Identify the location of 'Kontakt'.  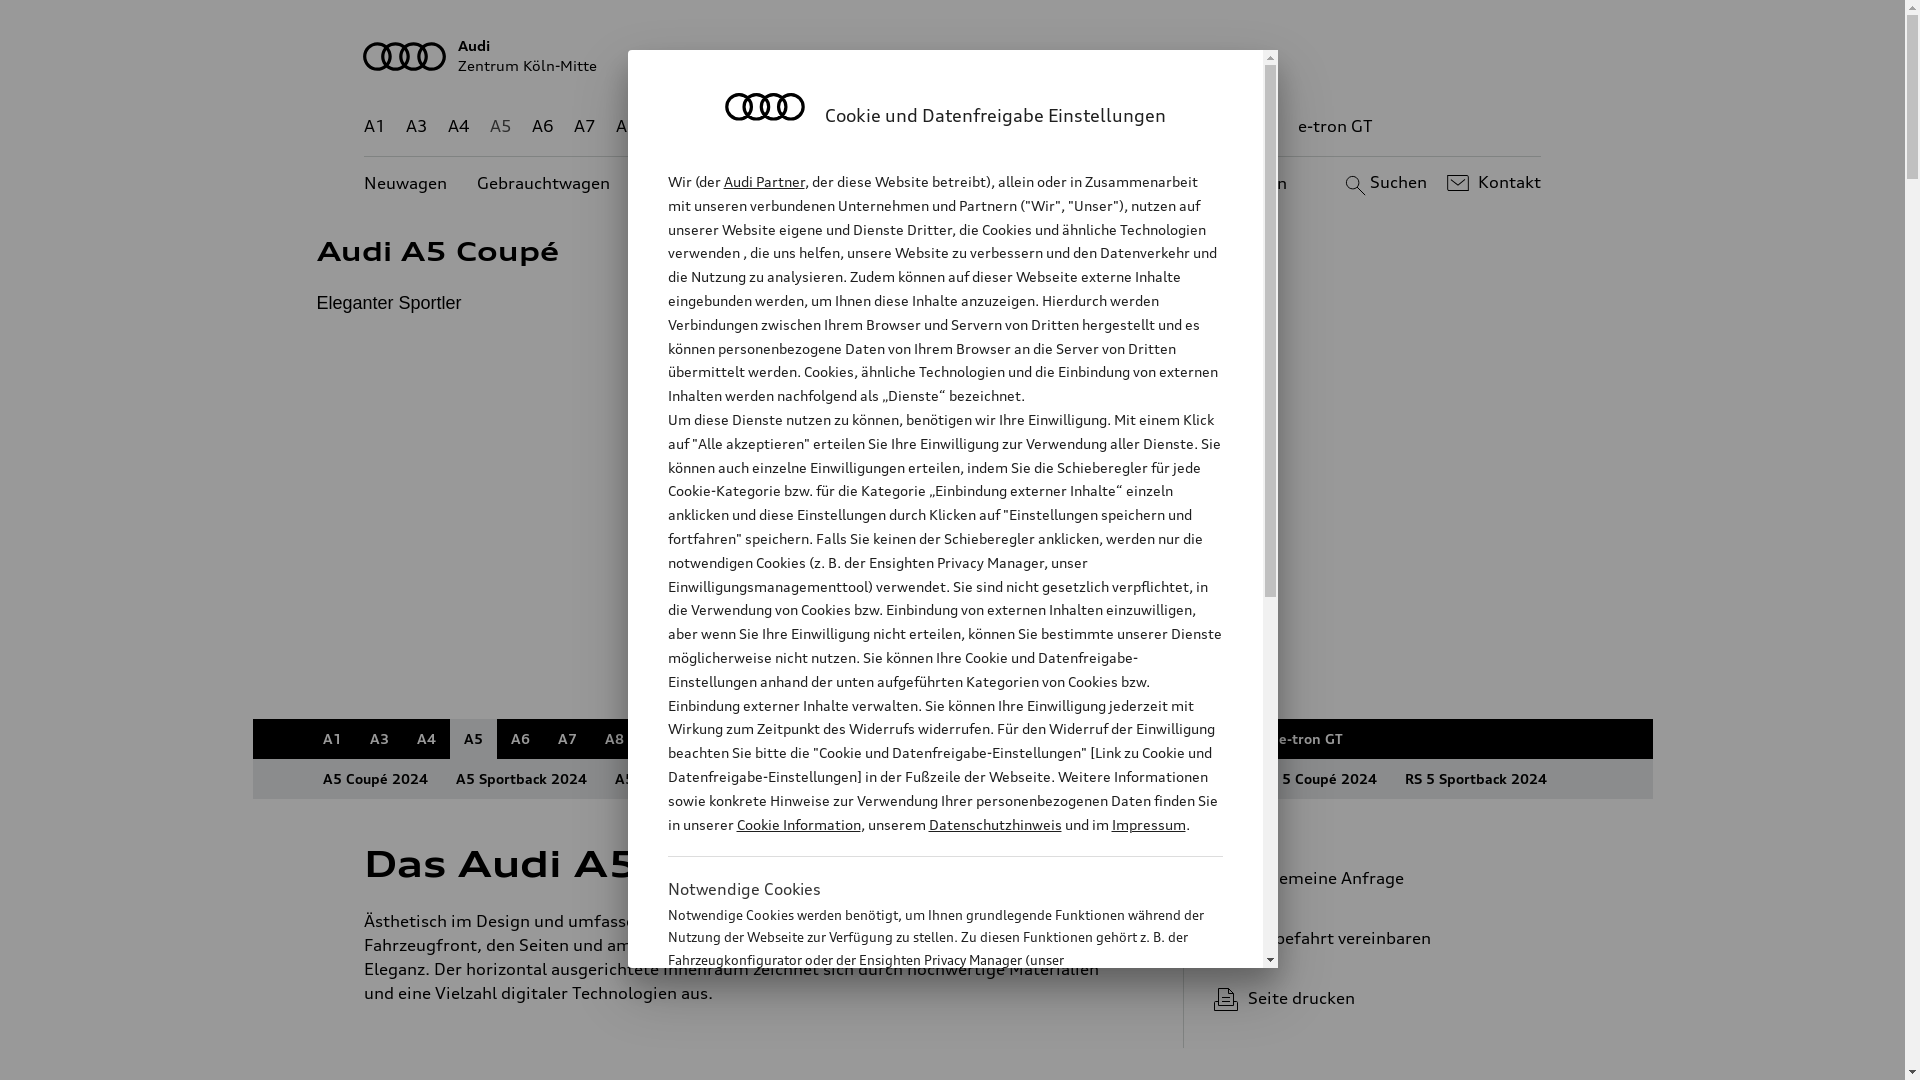
(1491, 182).